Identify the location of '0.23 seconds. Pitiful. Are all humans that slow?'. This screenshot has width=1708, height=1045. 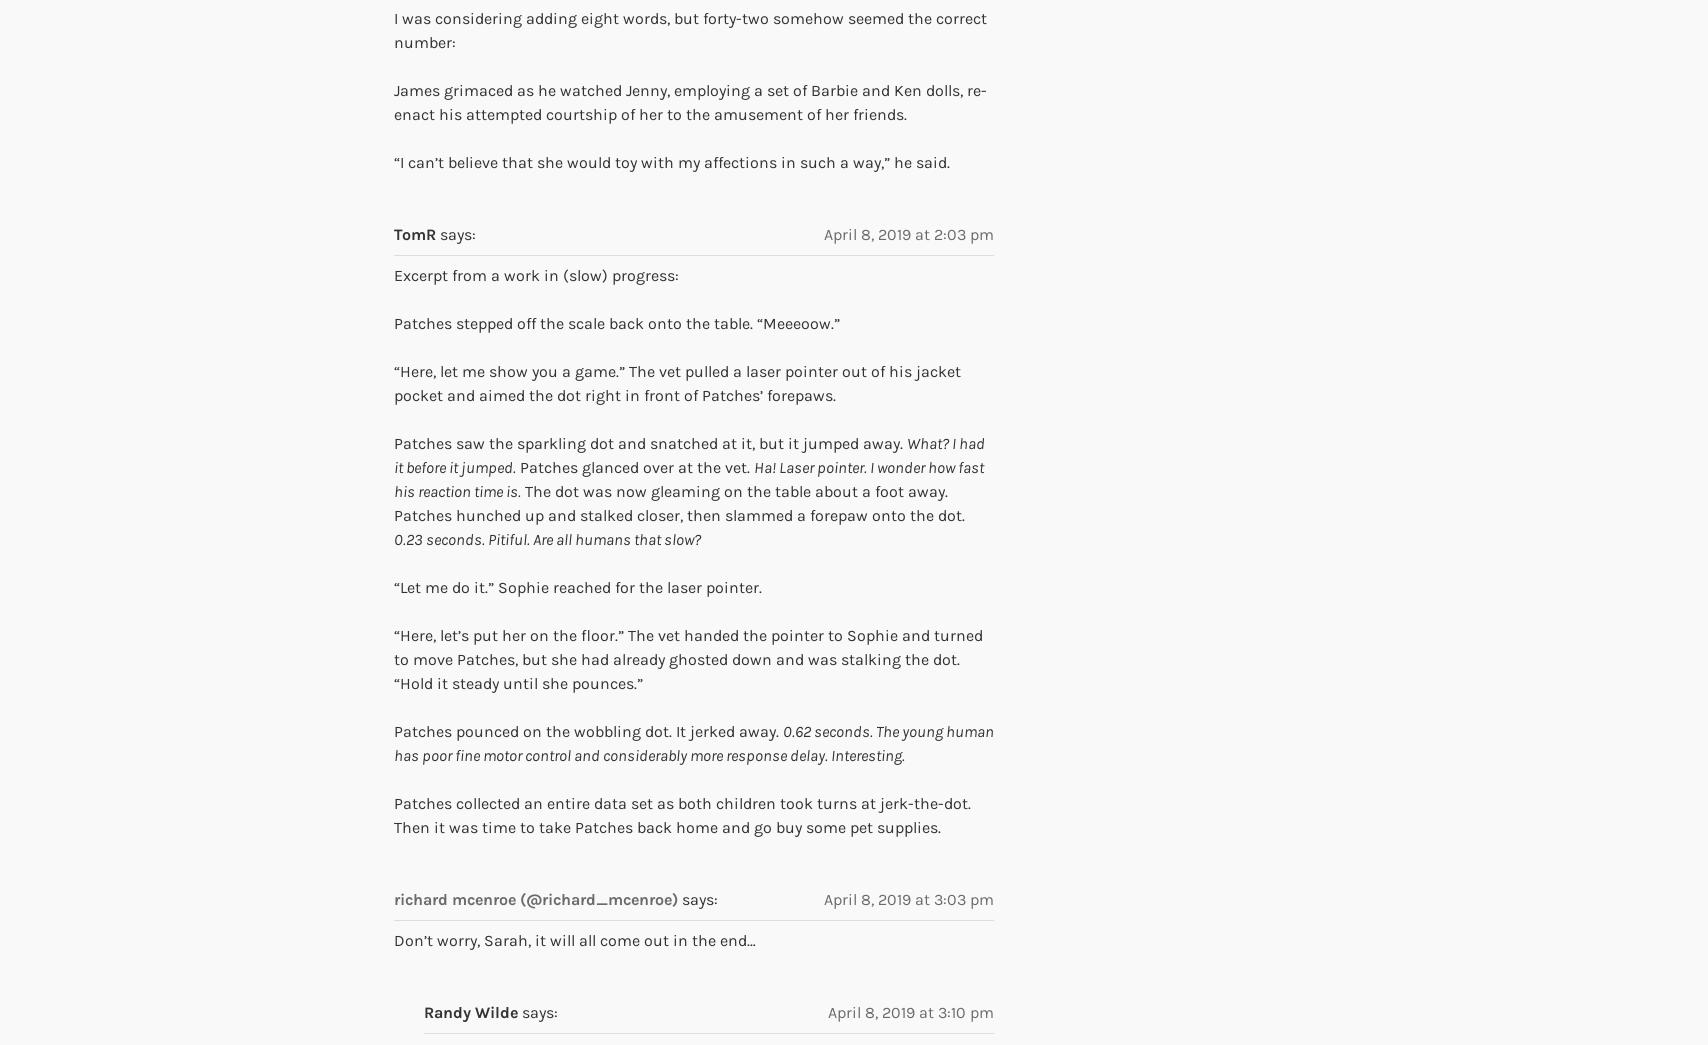
(394, 538).